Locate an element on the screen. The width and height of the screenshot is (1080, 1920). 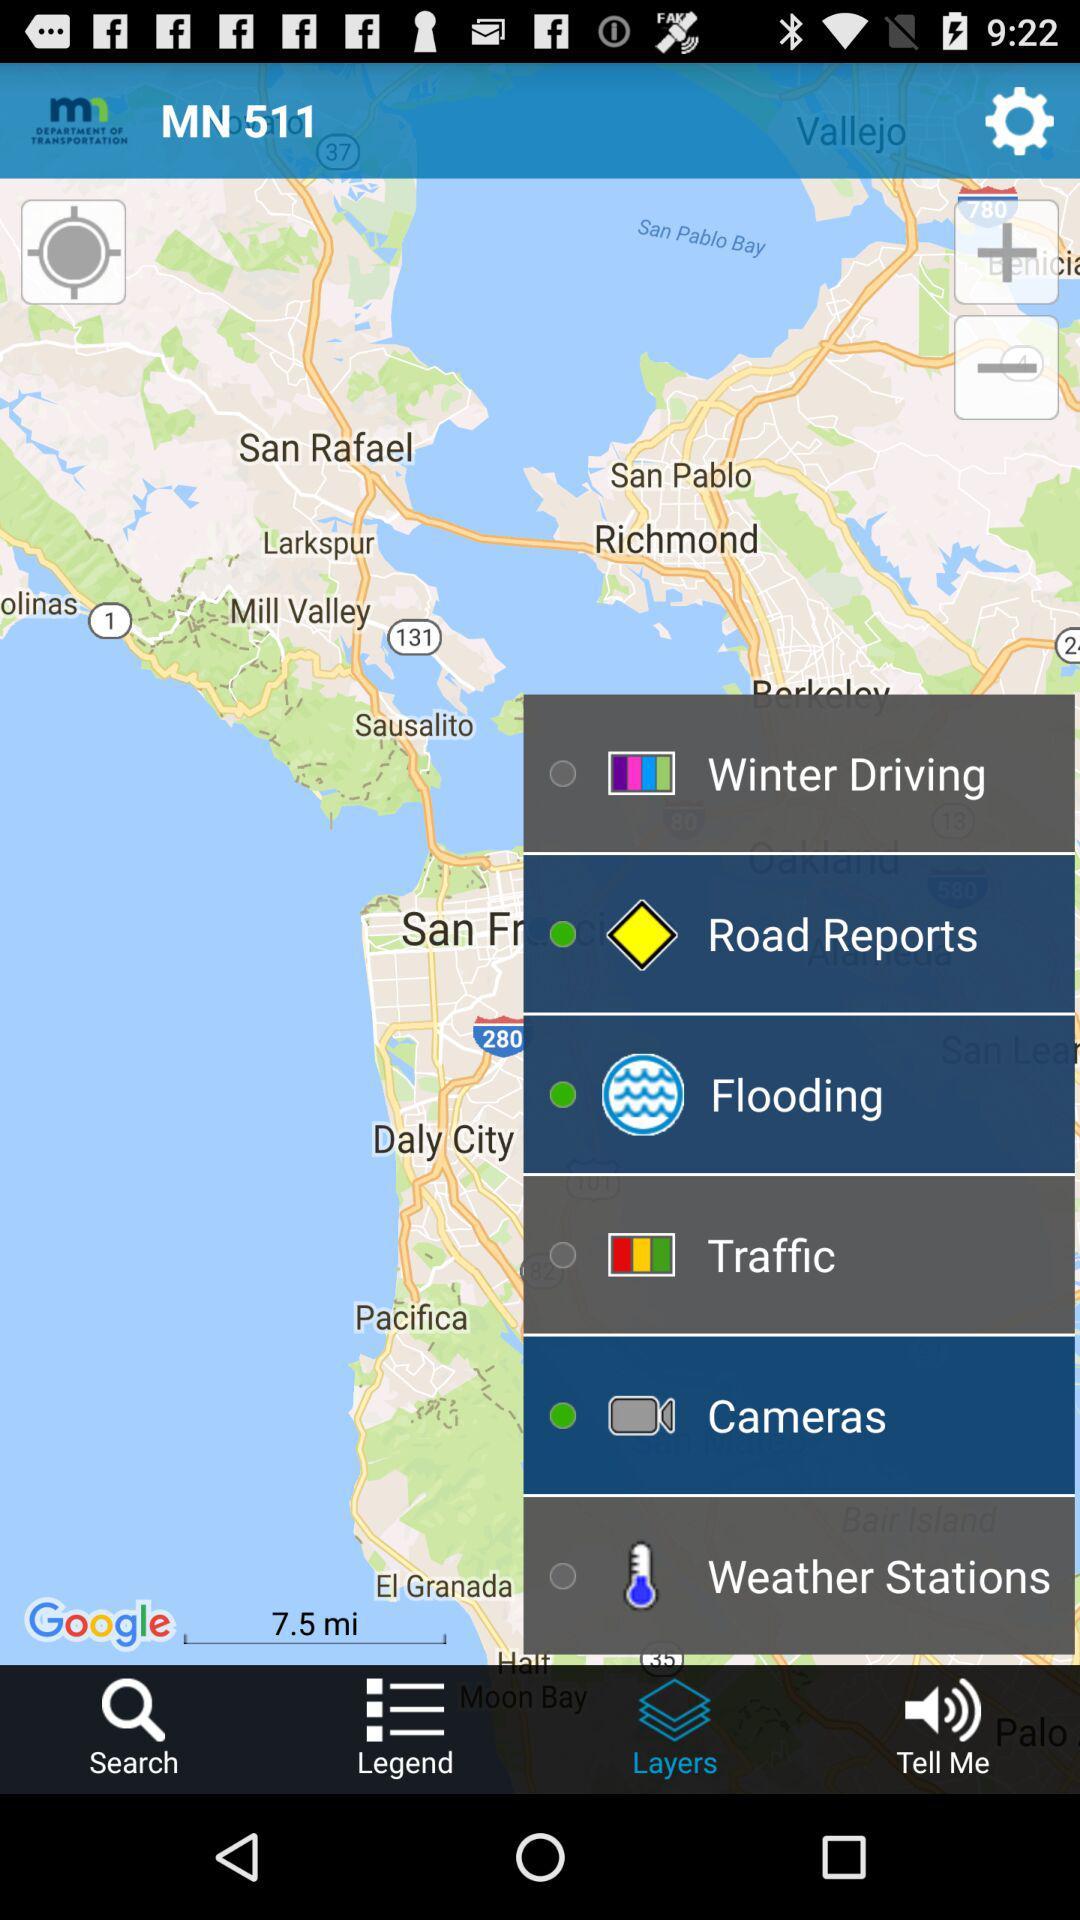
the location_crosshair icon is located at coordinates (72, 268).